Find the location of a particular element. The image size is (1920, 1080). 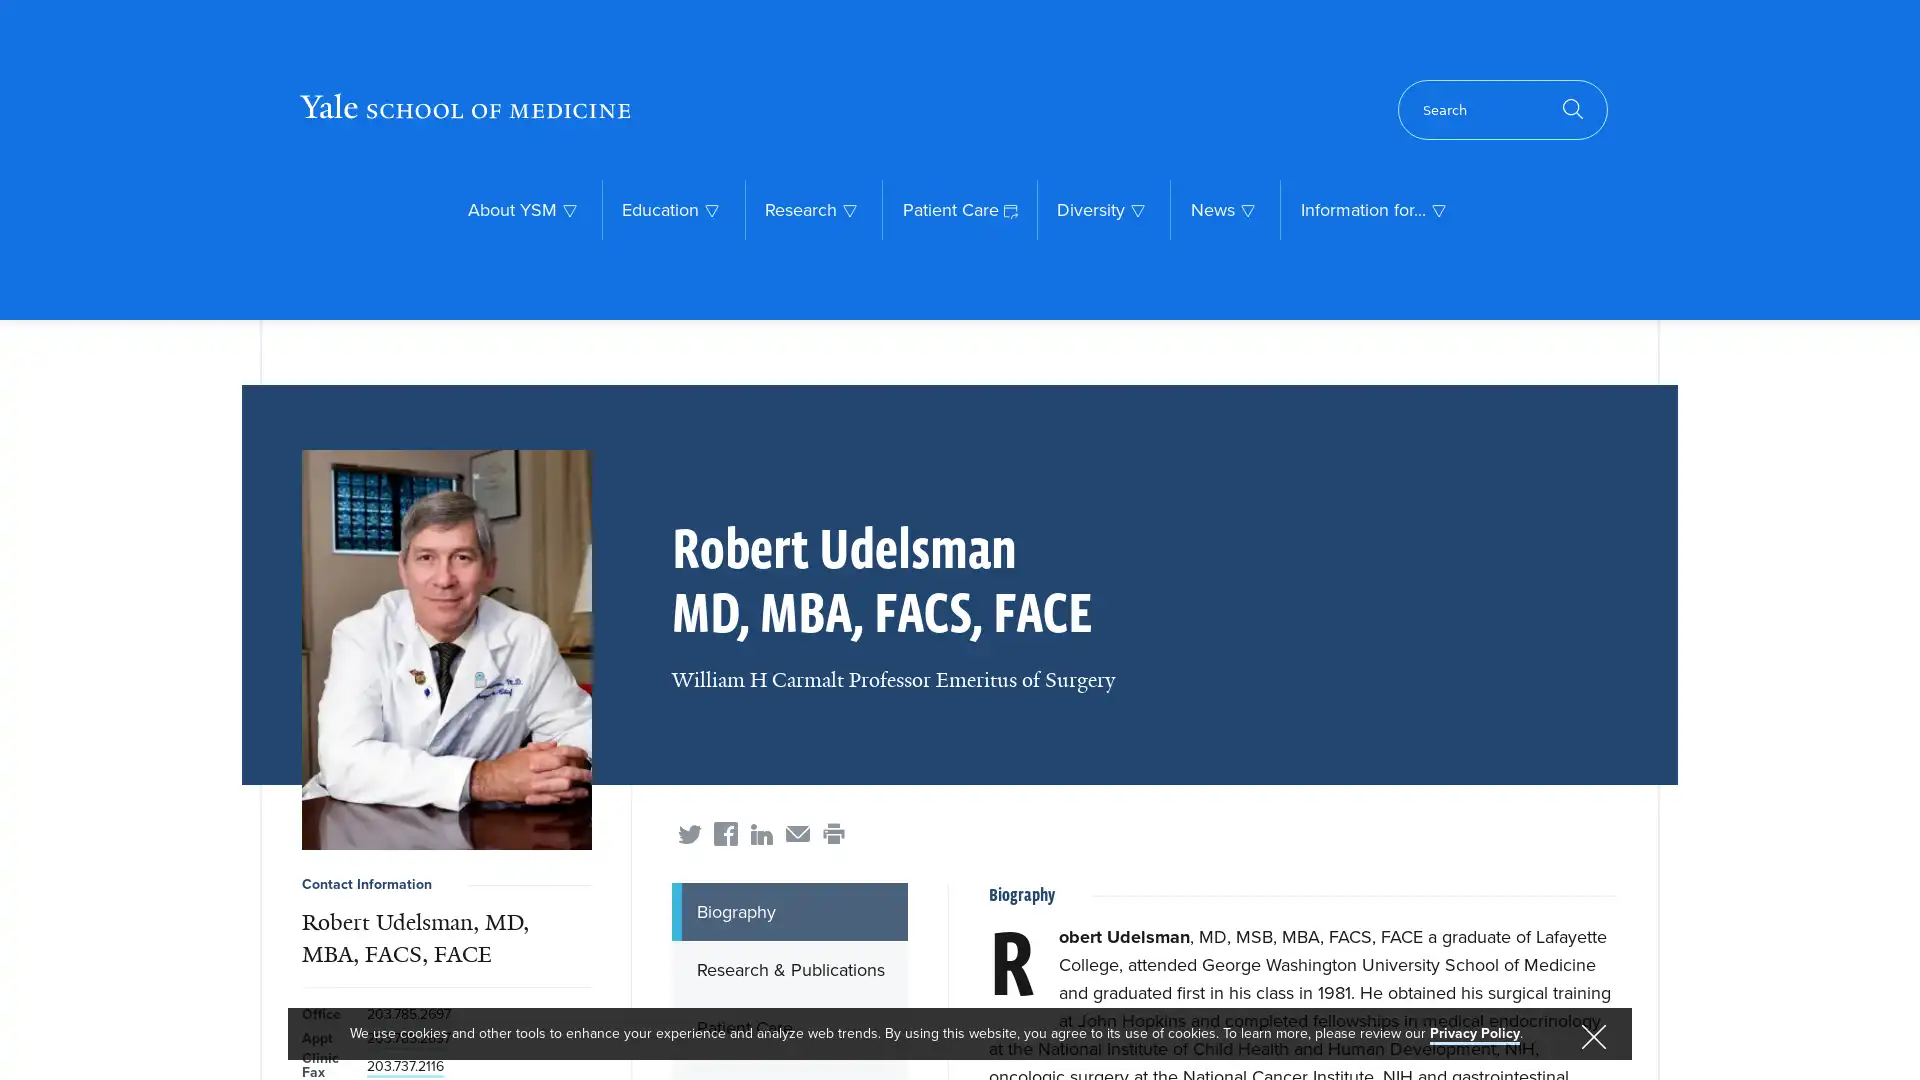

Show News submenu is located at coordinates (1246, 209).